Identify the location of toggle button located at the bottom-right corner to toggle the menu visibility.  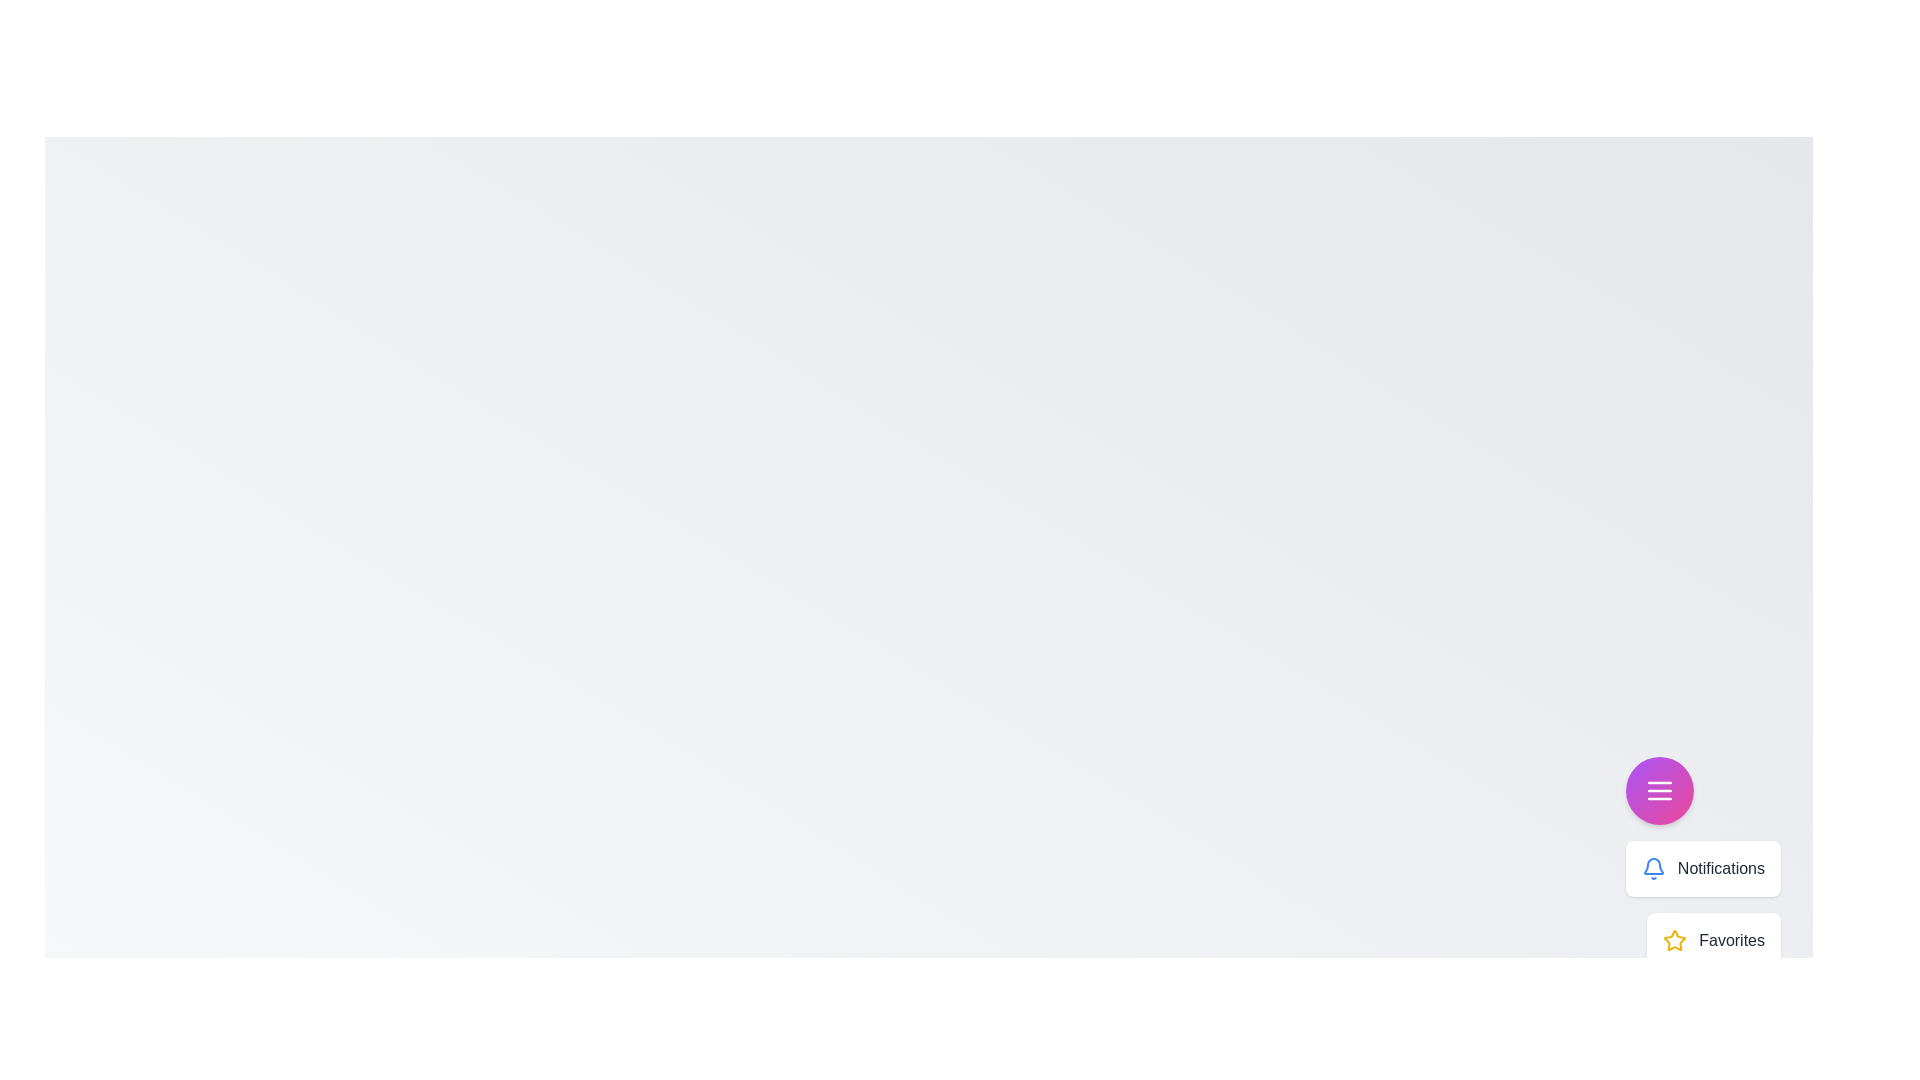
(1659, 789).